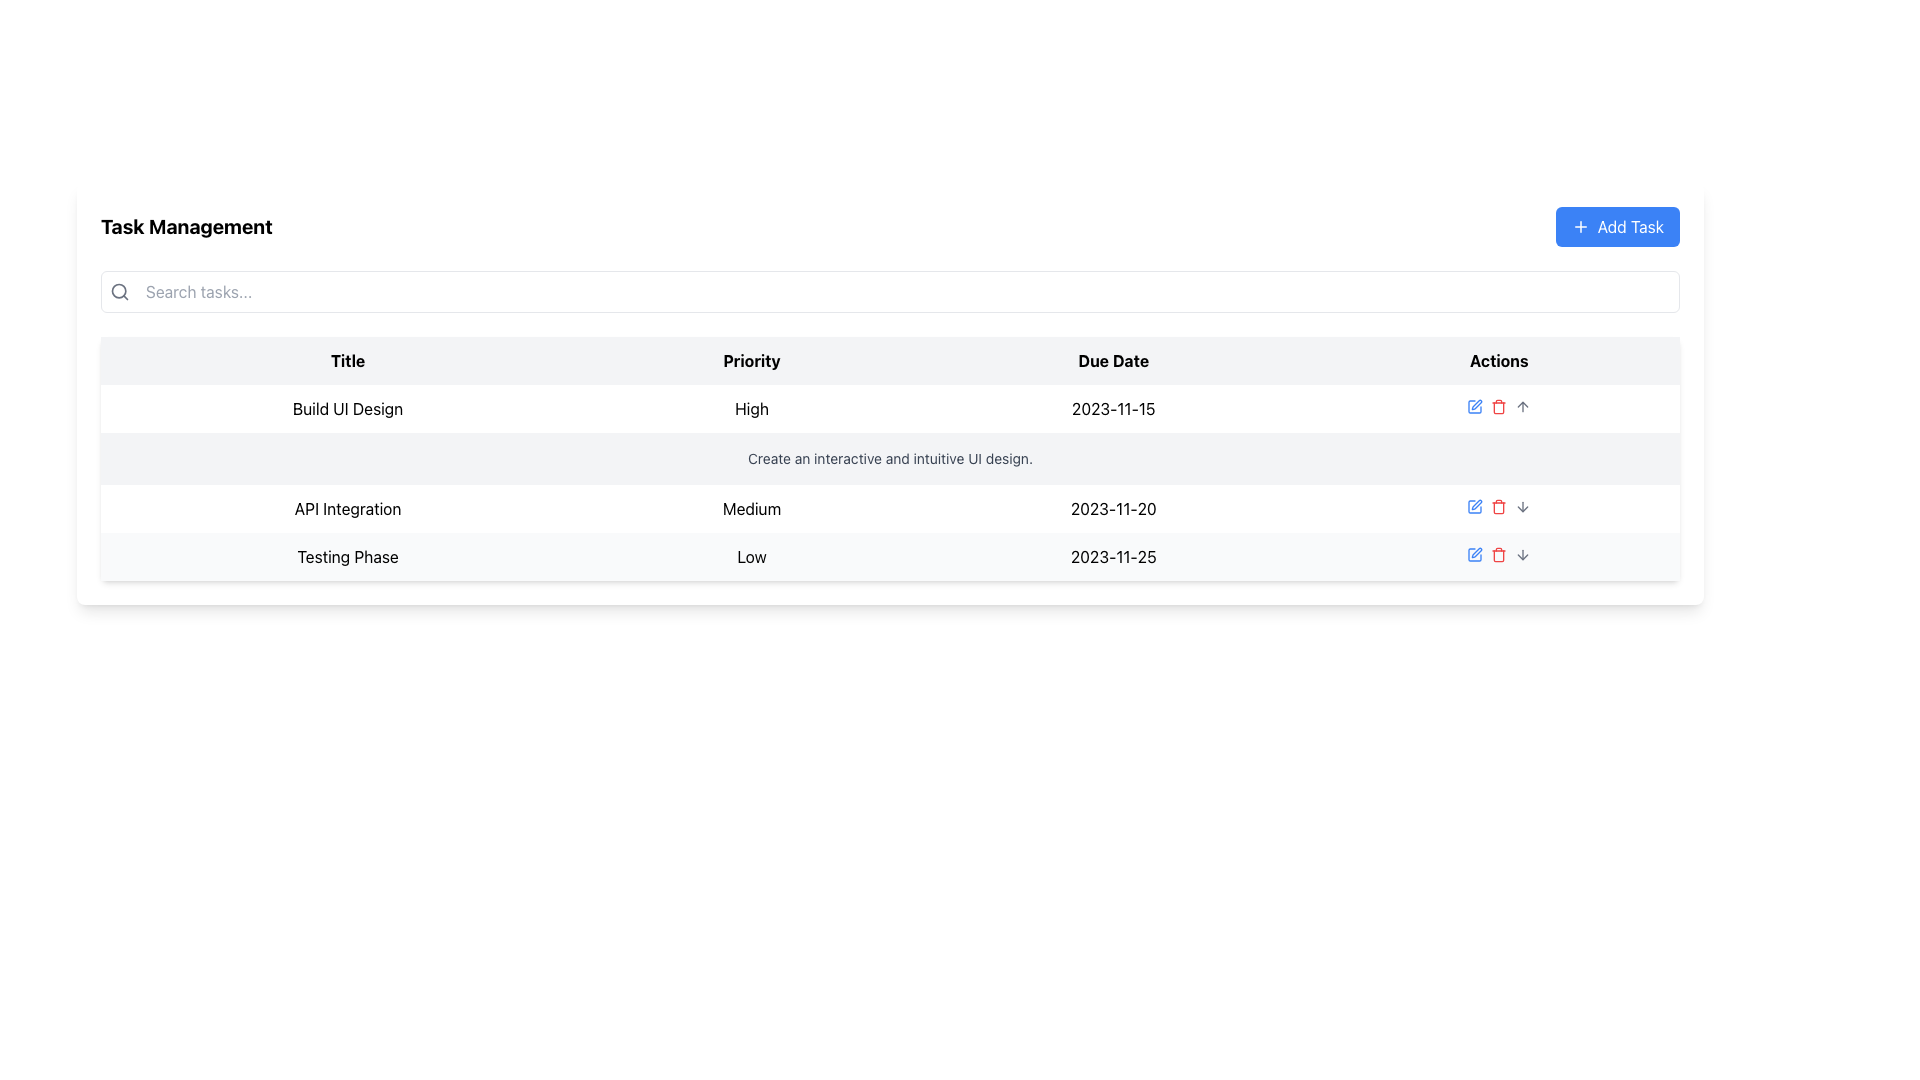  What do you see at coordinates (889, 508) in the screenshot?
I see `the second row in the task management interface, which displays details of a task below the 'Build UI Design' row, by clicking on it for selection or further actions` at bounding box center [889, 508].